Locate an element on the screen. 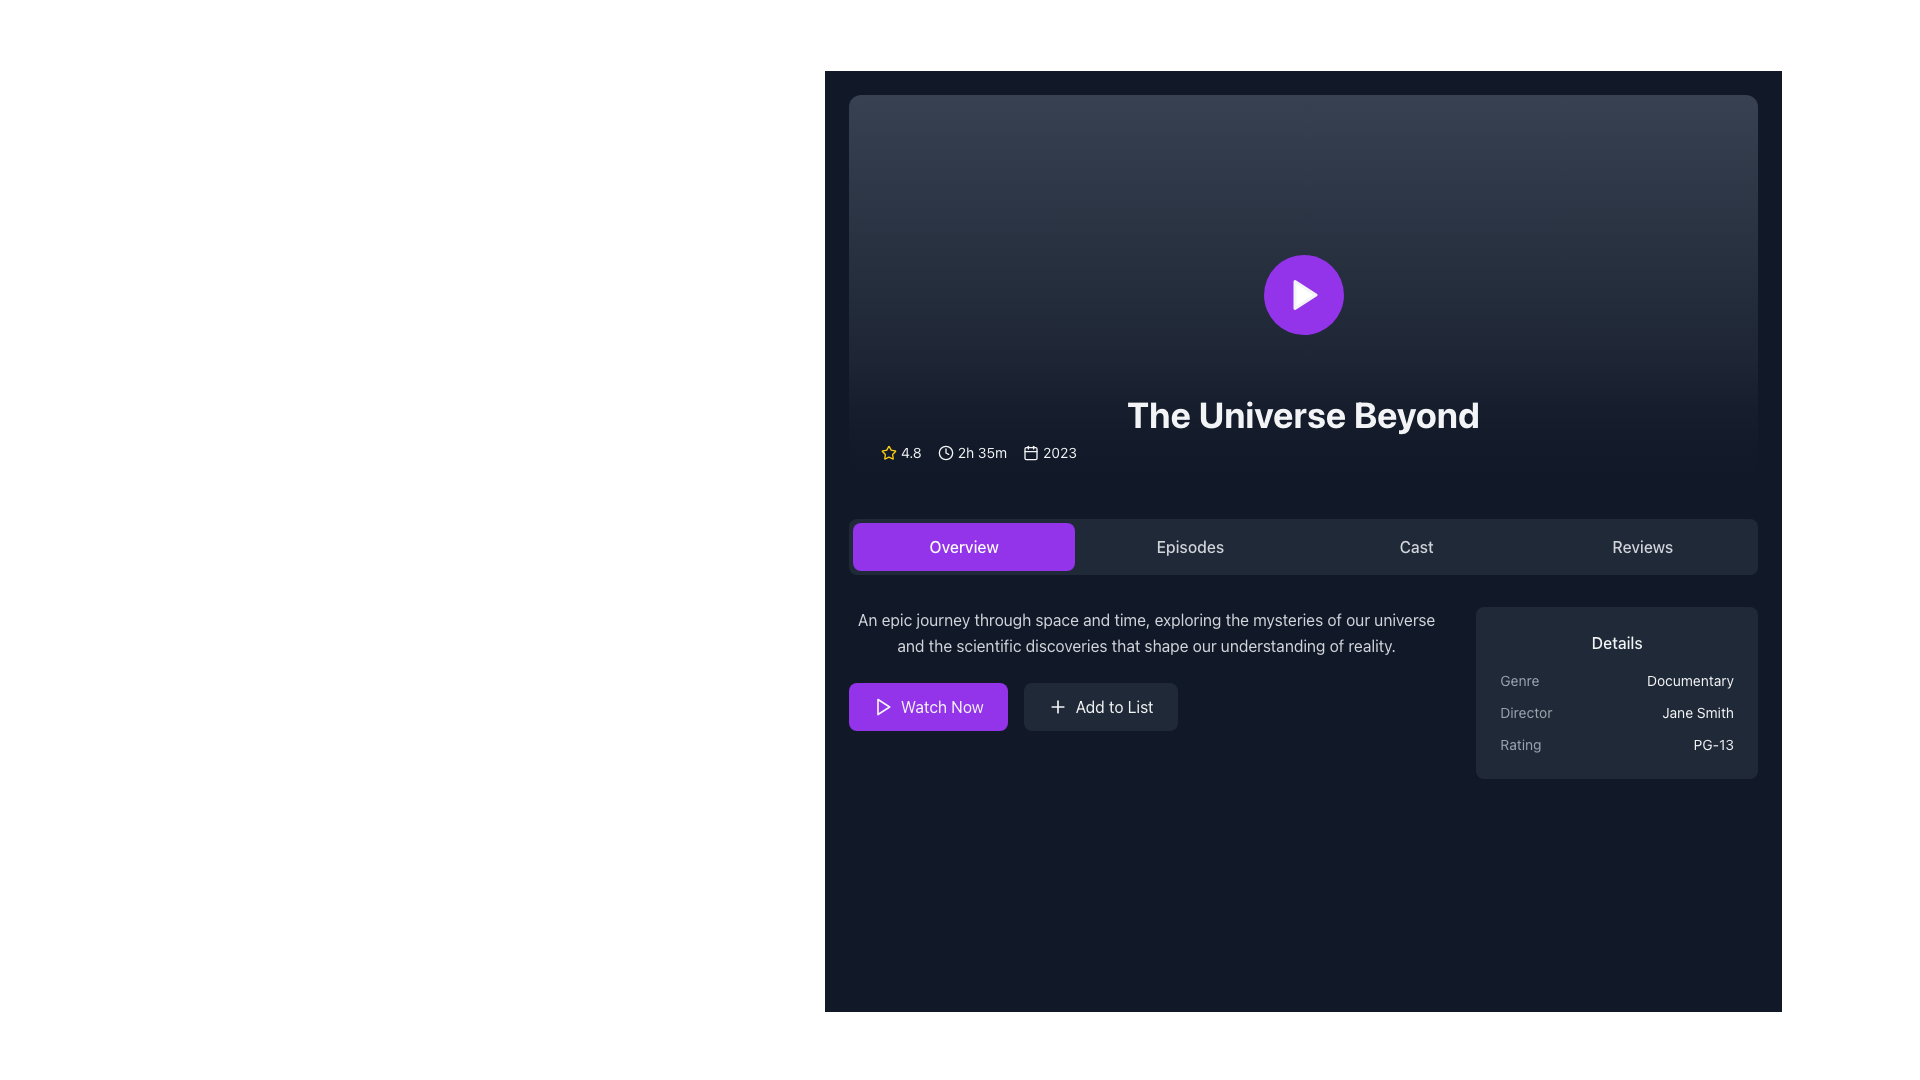 The image size is (1920, 1080). the icon located centrally within the purple circular button above the title 'The Universe Beyond' to trigger additional effects is located at coordinates (1303, 294).